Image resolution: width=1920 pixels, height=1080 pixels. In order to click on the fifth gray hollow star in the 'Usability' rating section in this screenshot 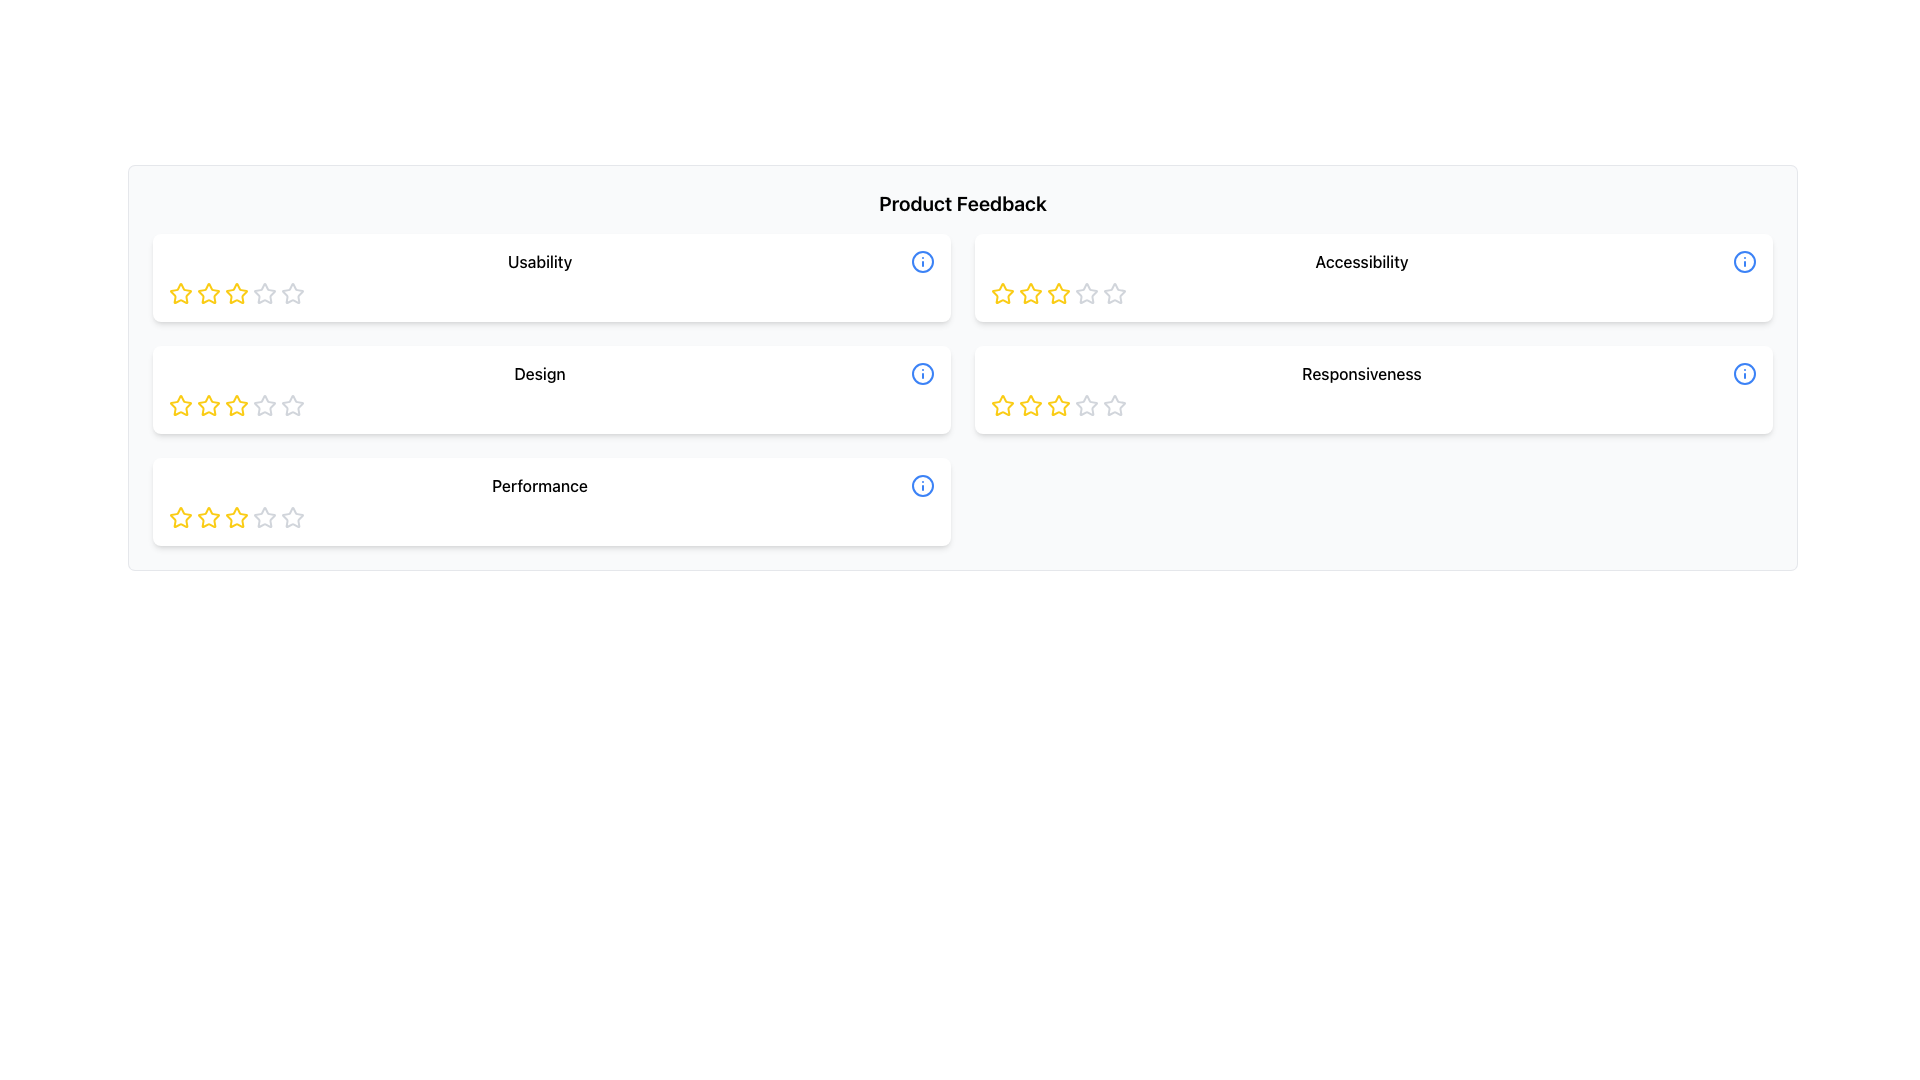, I will do `click(291, 293)`.